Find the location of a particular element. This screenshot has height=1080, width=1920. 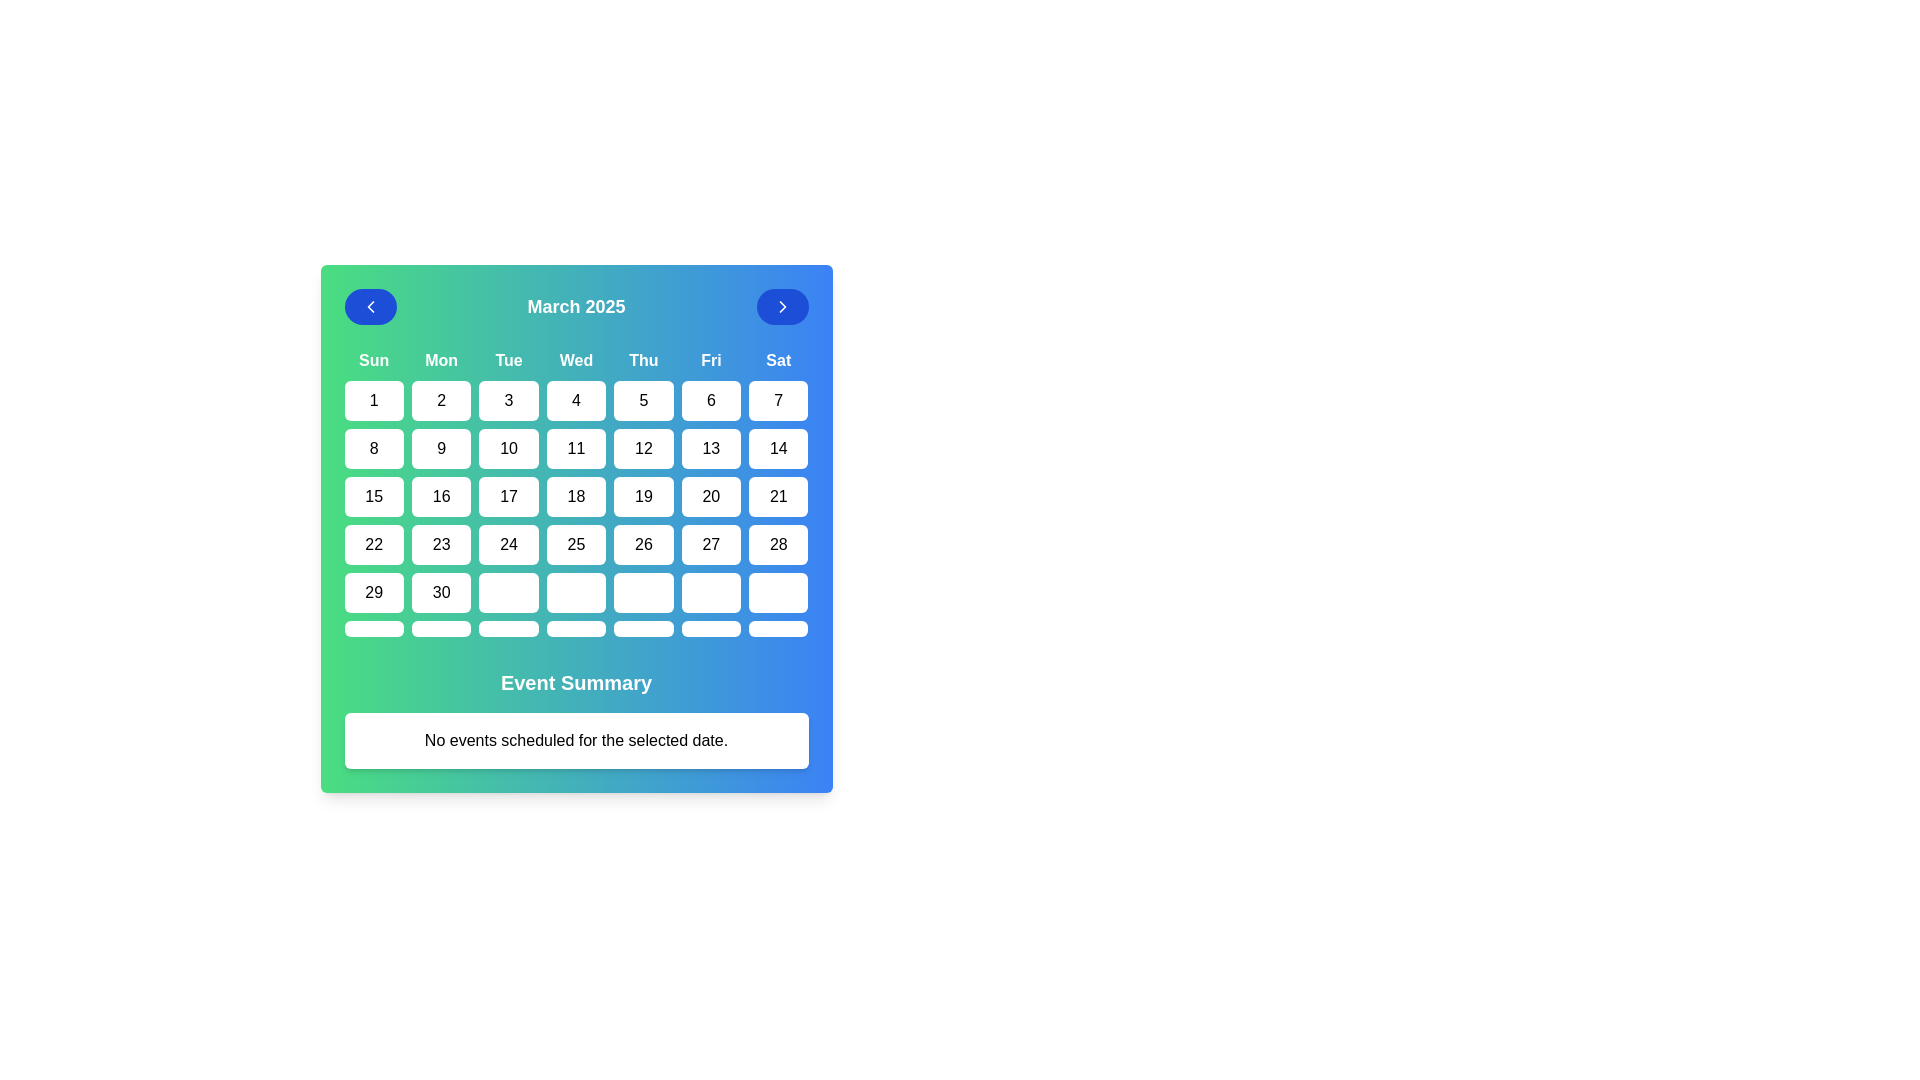

the rectangular white button with rounded corners in the seventh row and fourth column of the March 2025 calendar grid to interact with it is located at coordinates (575, 627).